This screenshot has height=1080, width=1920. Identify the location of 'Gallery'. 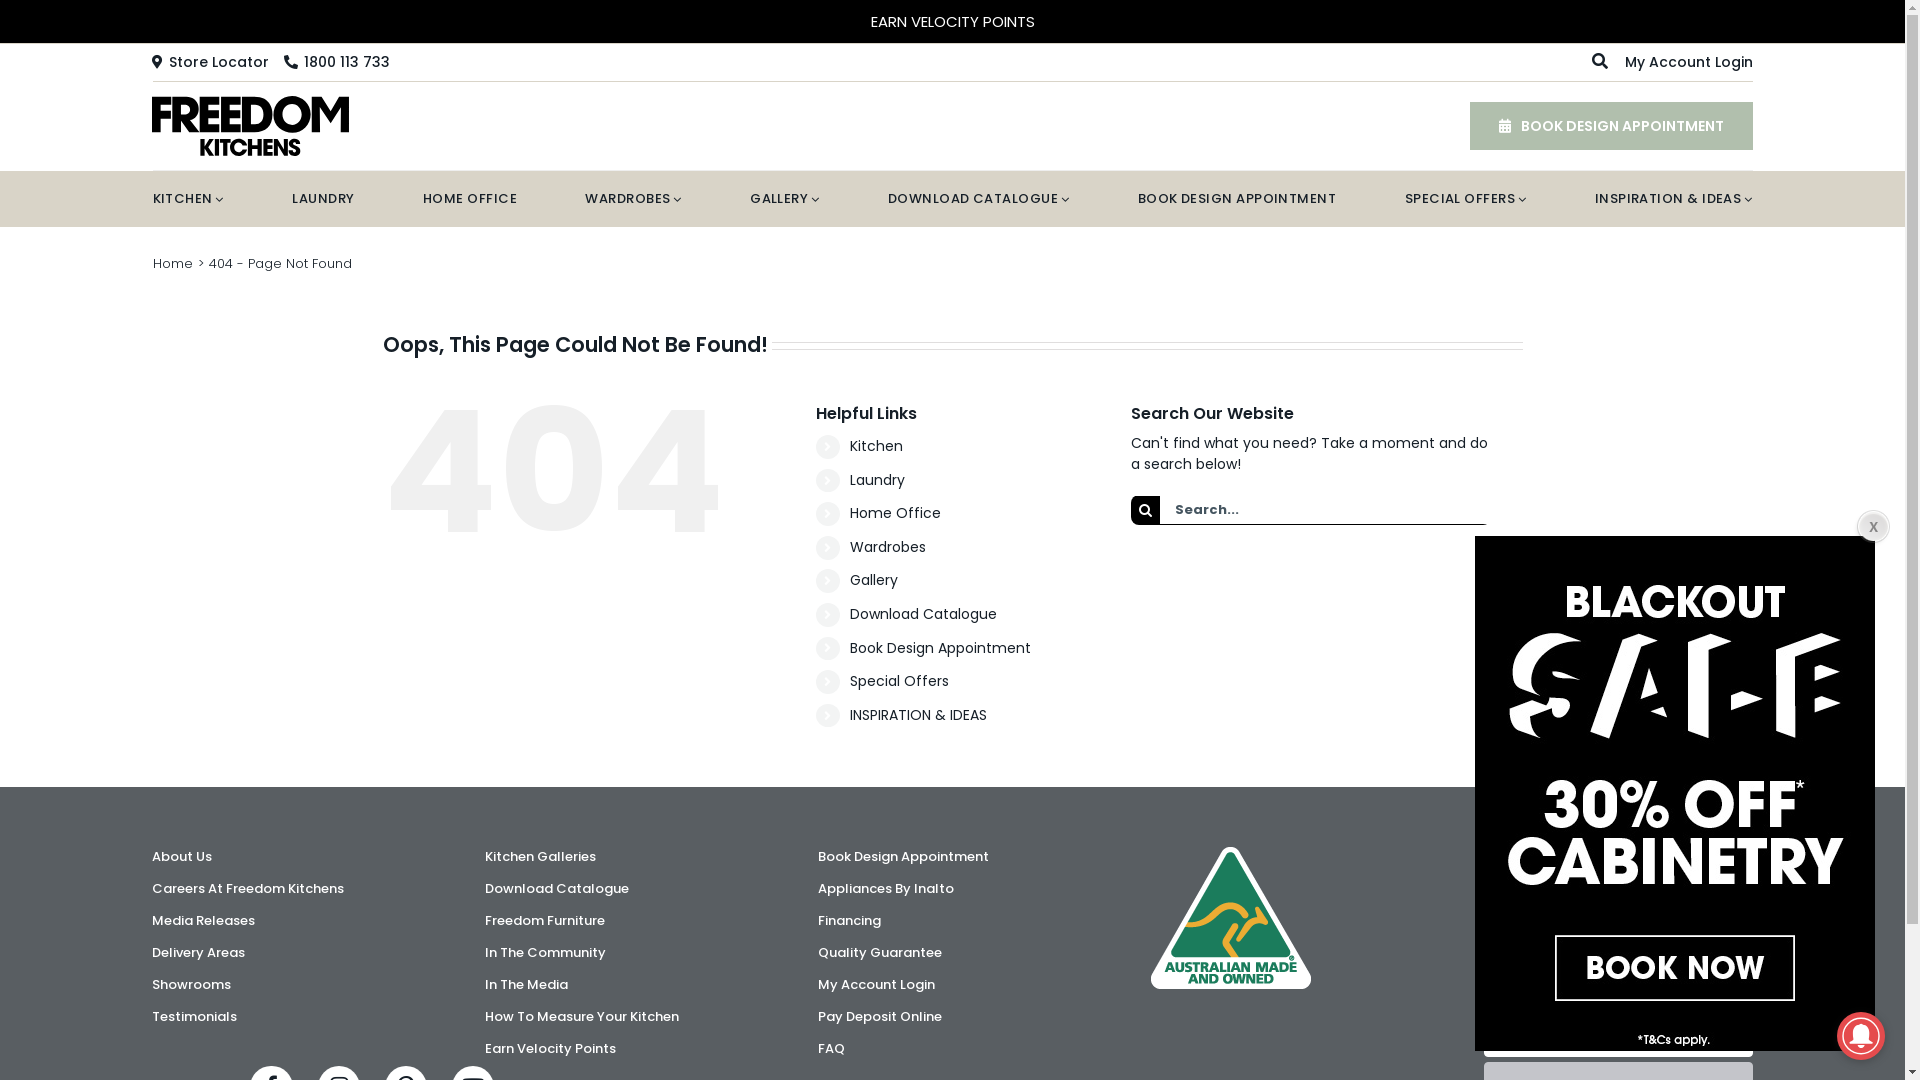
(873, 579).